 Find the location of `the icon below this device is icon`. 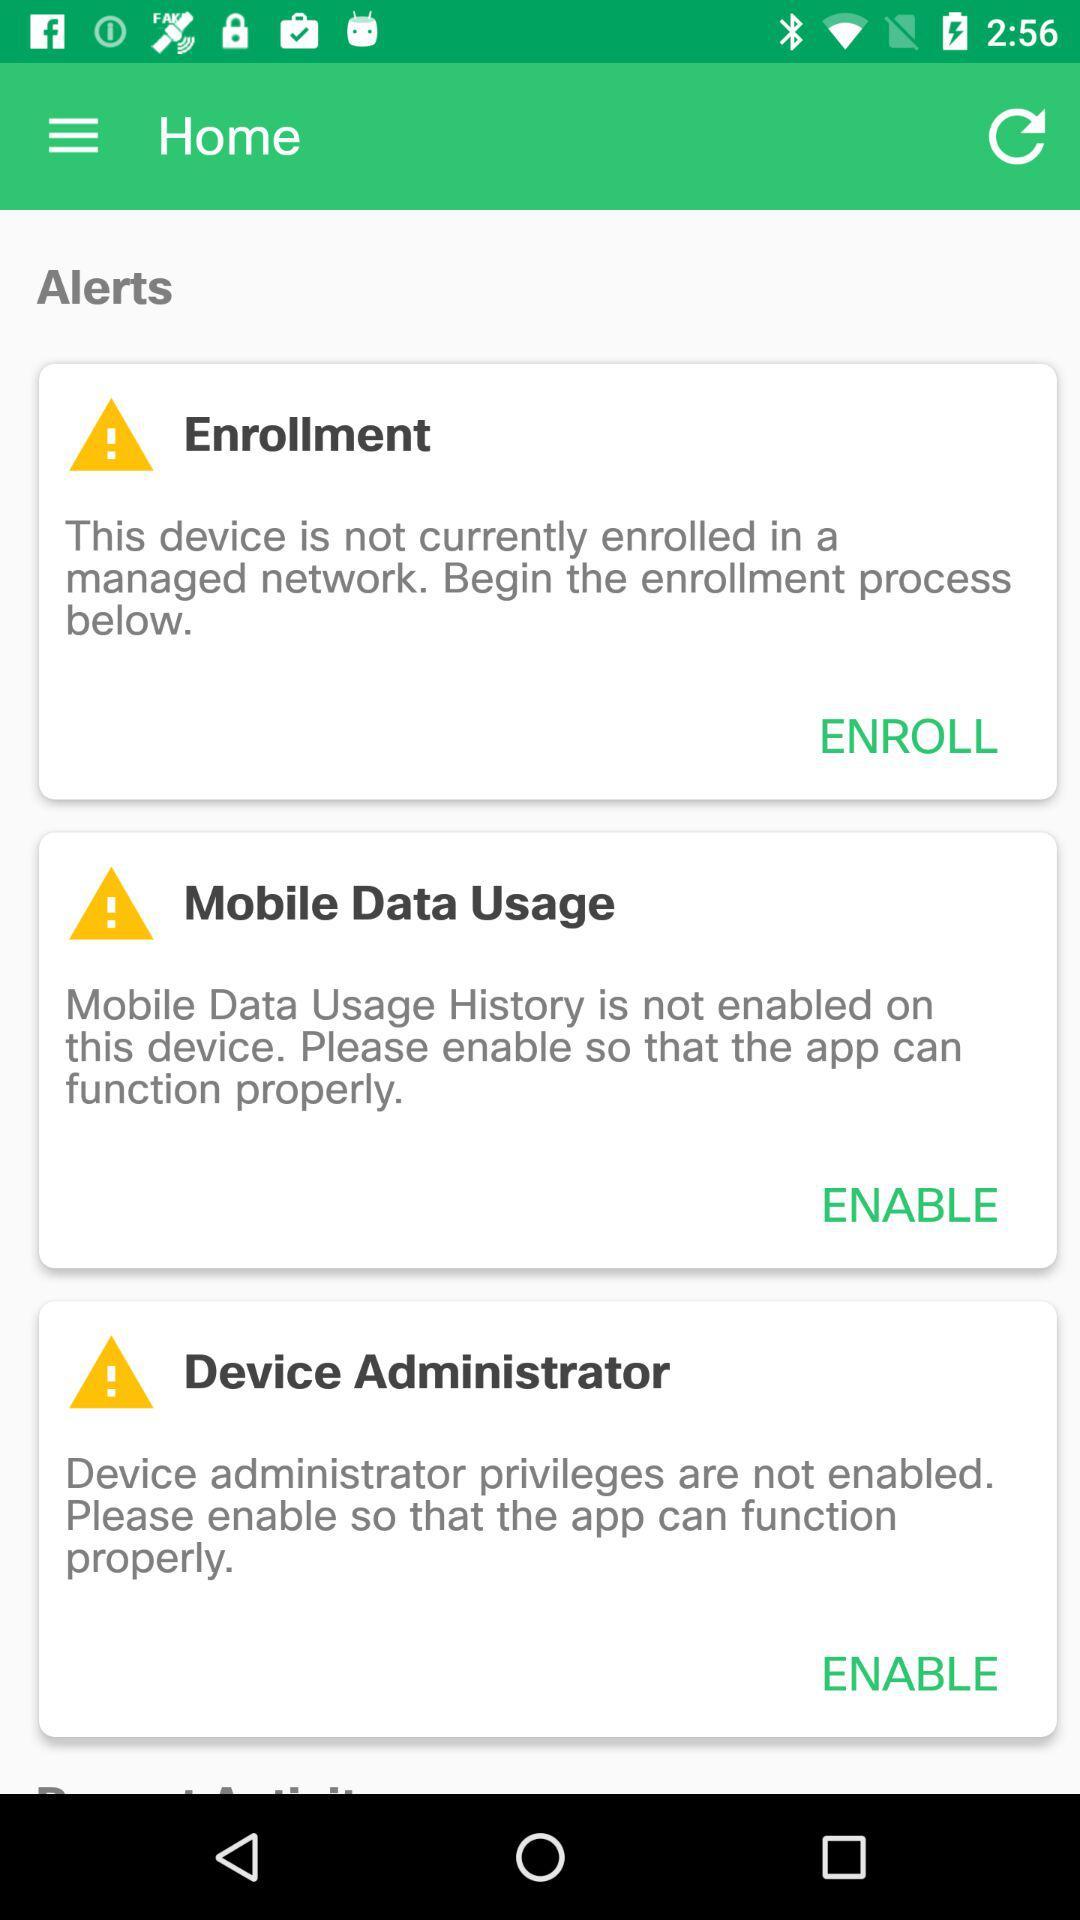

the icon below this device is icon is located at coordinates (909, 735).